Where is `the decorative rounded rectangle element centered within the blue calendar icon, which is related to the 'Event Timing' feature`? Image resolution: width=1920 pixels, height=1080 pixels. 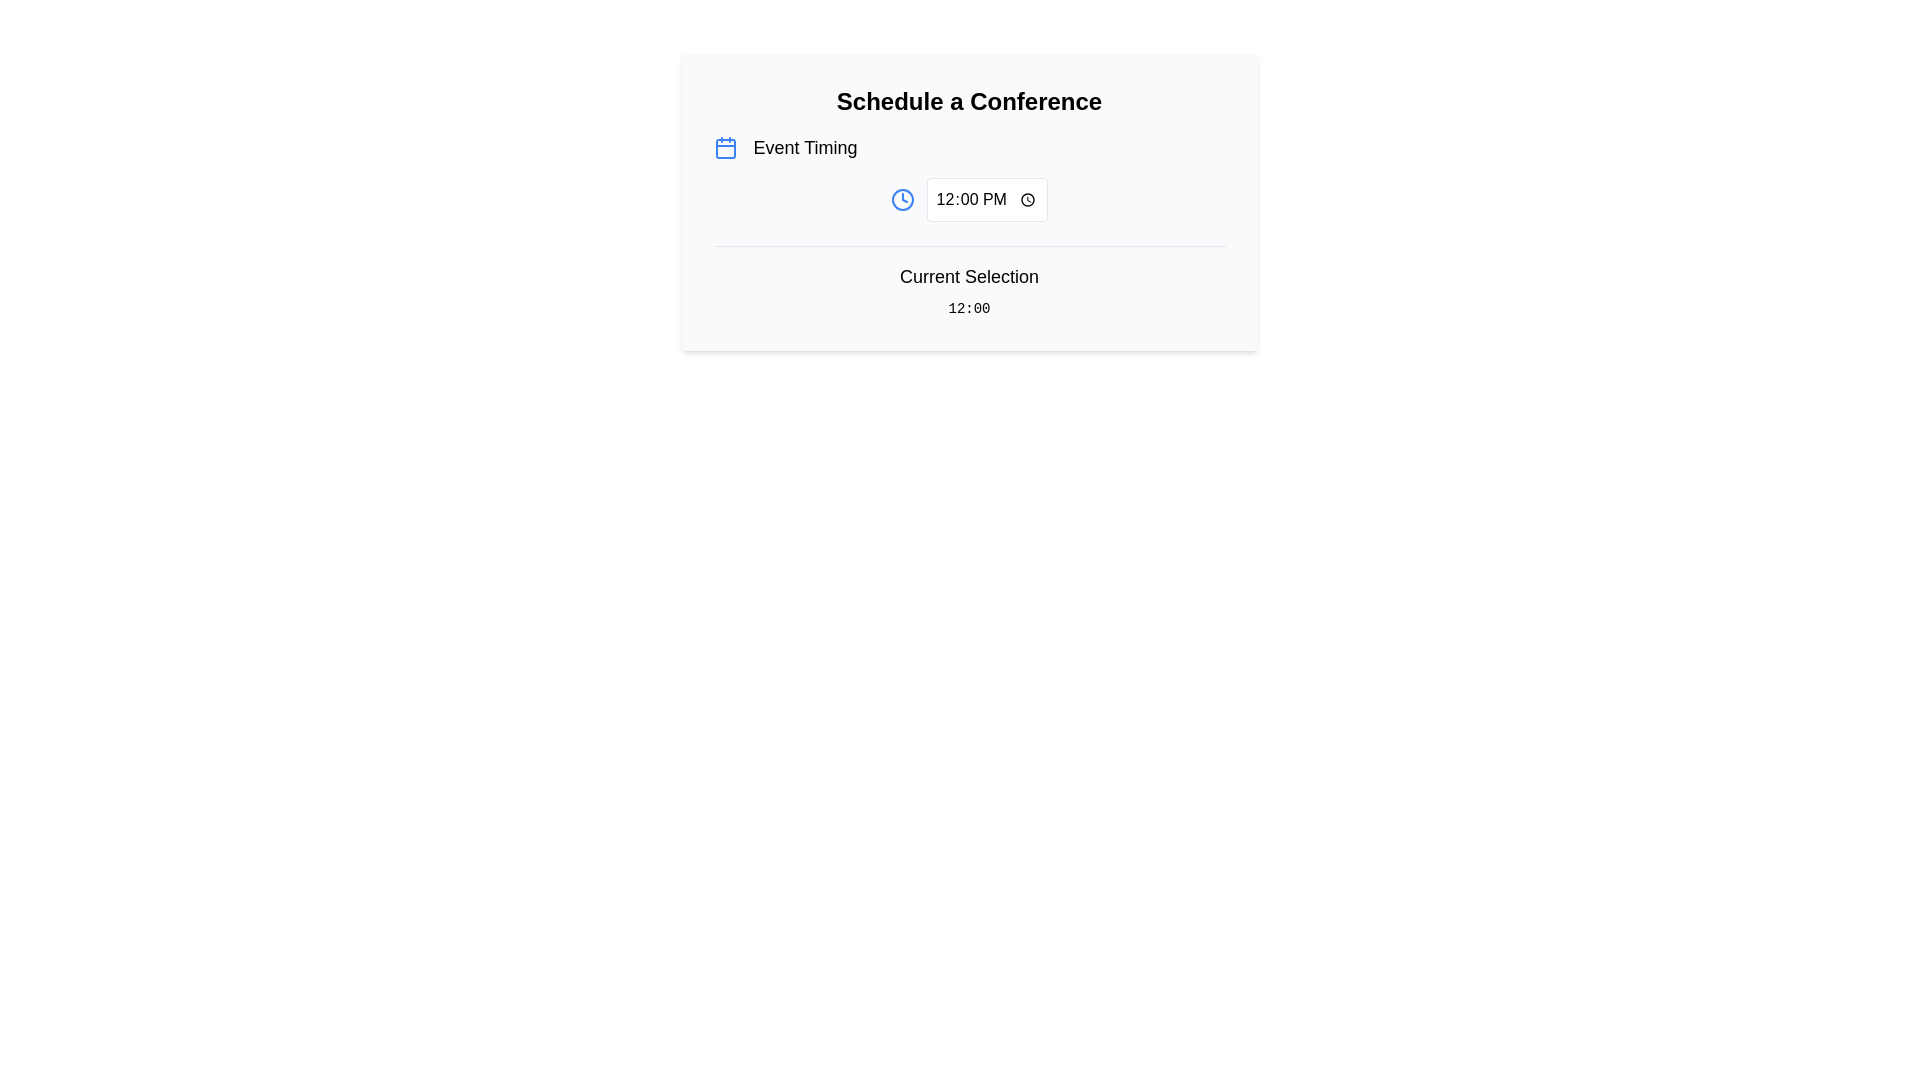
the decorative rounded rectangle element centered within the blue calendar icon, which is related to the 'Event Timing' feature is located at coordinates (724, 148).